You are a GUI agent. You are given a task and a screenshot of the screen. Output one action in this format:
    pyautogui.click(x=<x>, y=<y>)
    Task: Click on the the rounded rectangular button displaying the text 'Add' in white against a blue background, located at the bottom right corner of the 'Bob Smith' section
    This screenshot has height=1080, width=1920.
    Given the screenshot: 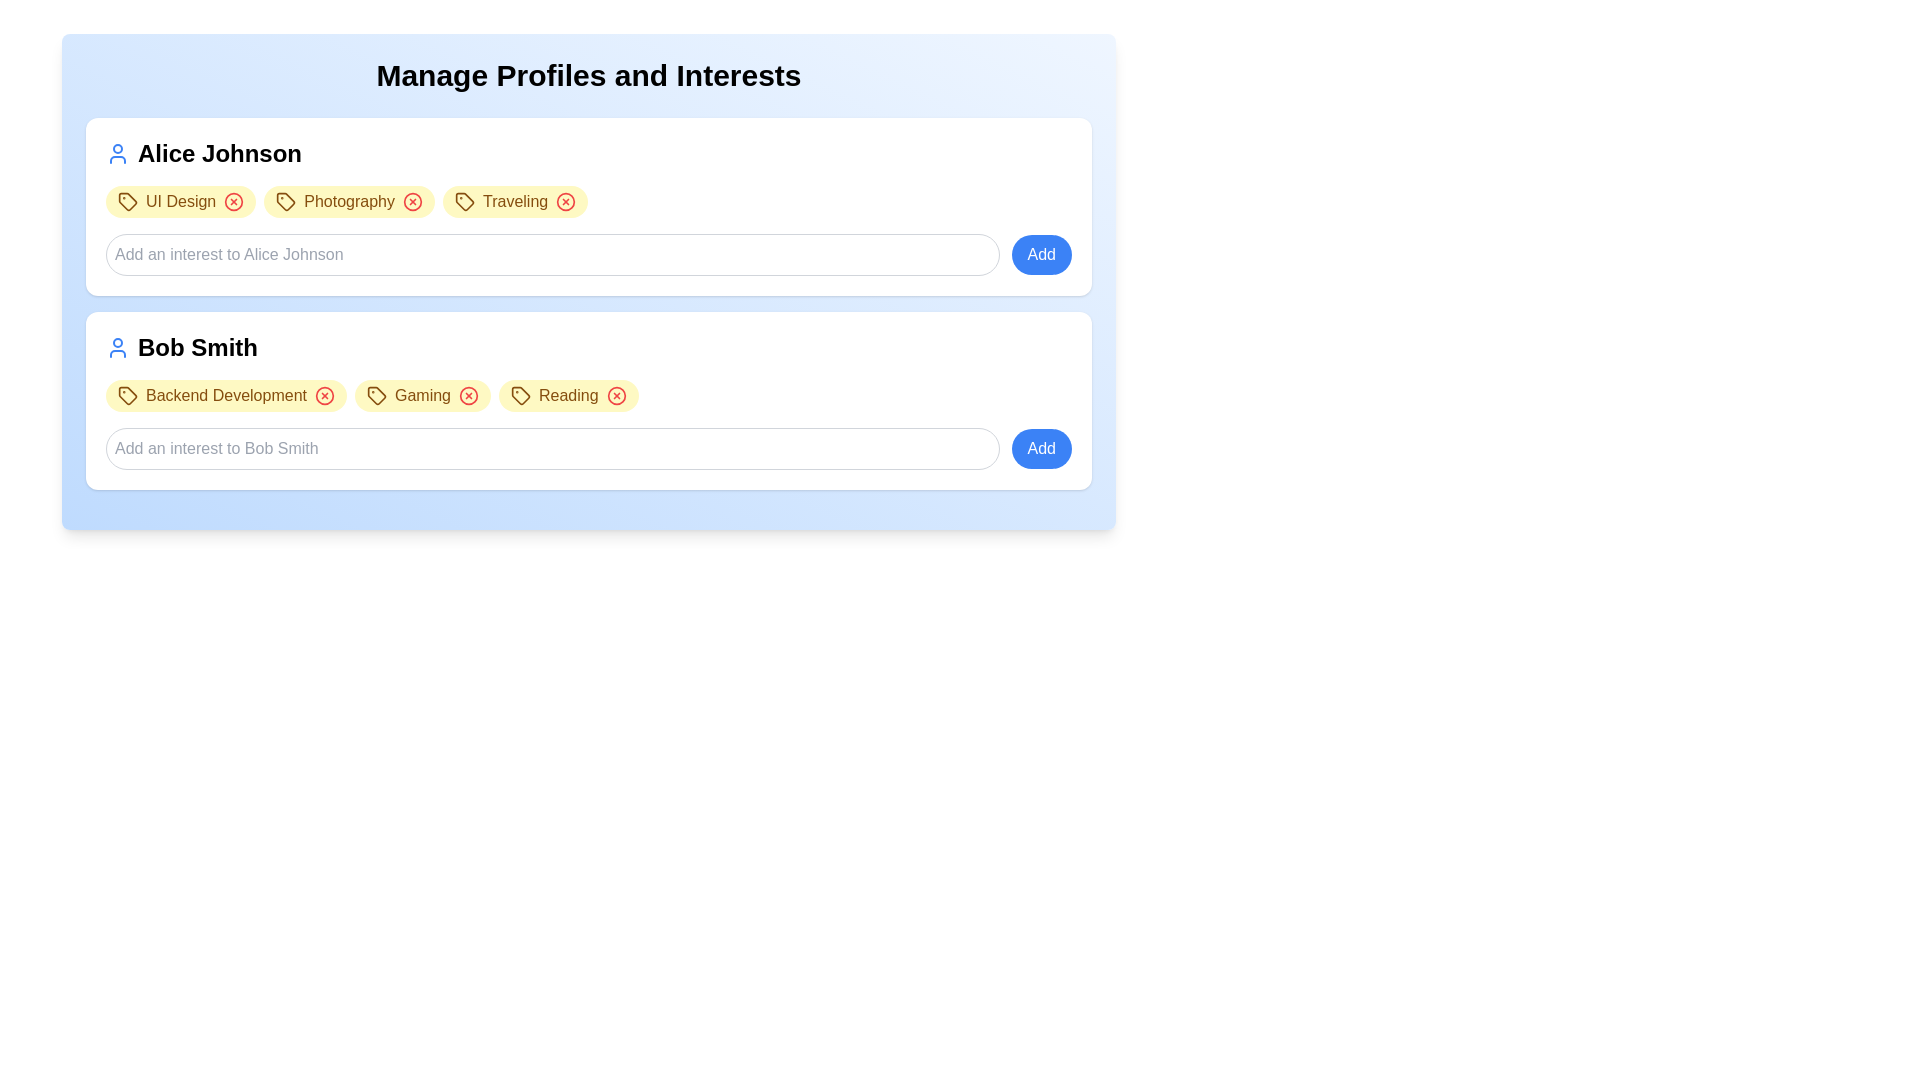 What is the action you would take?
    pyautogui.click(x=1040, y=447)
    